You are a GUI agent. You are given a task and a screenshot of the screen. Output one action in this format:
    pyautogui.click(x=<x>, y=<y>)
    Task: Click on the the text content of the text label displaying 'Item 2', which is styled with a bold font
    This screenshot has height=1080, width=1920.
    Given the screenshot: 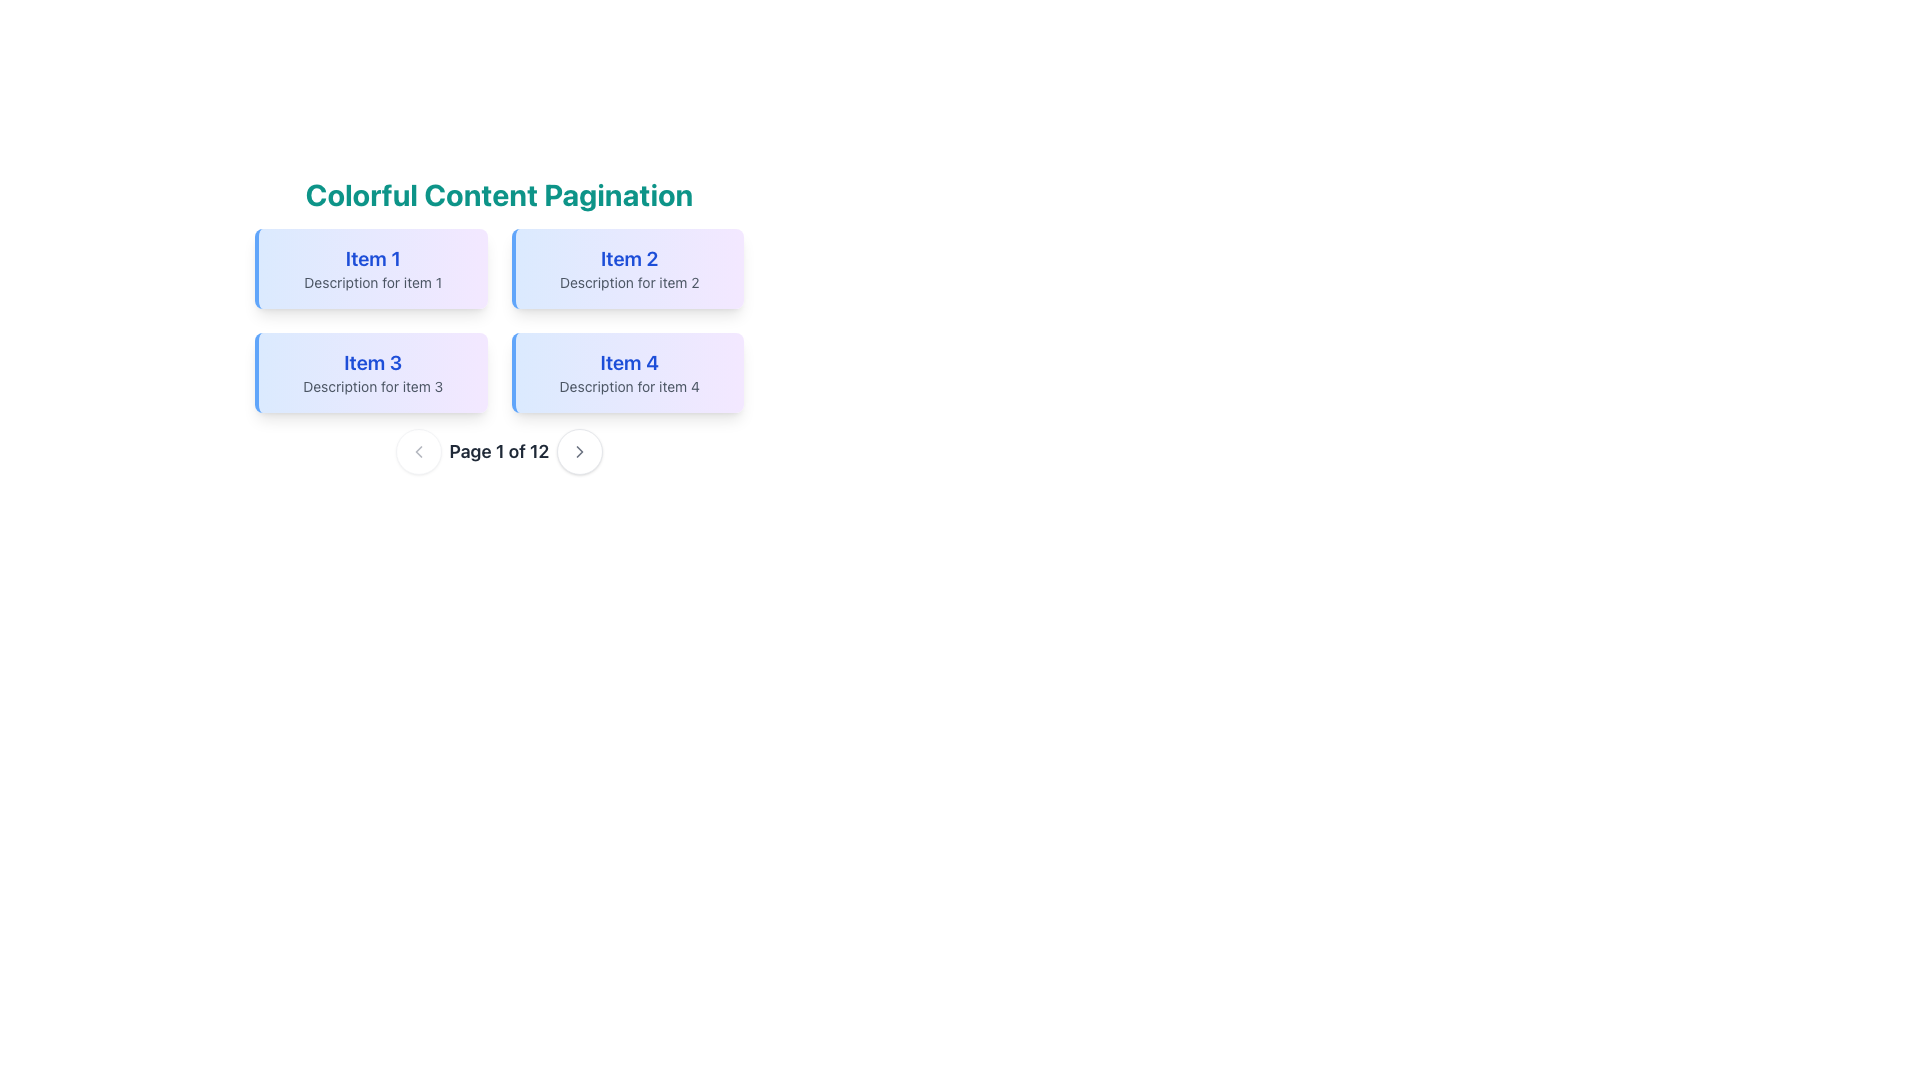 What is the action you would take?
    pyautogui.click(x=628, y=257)
    